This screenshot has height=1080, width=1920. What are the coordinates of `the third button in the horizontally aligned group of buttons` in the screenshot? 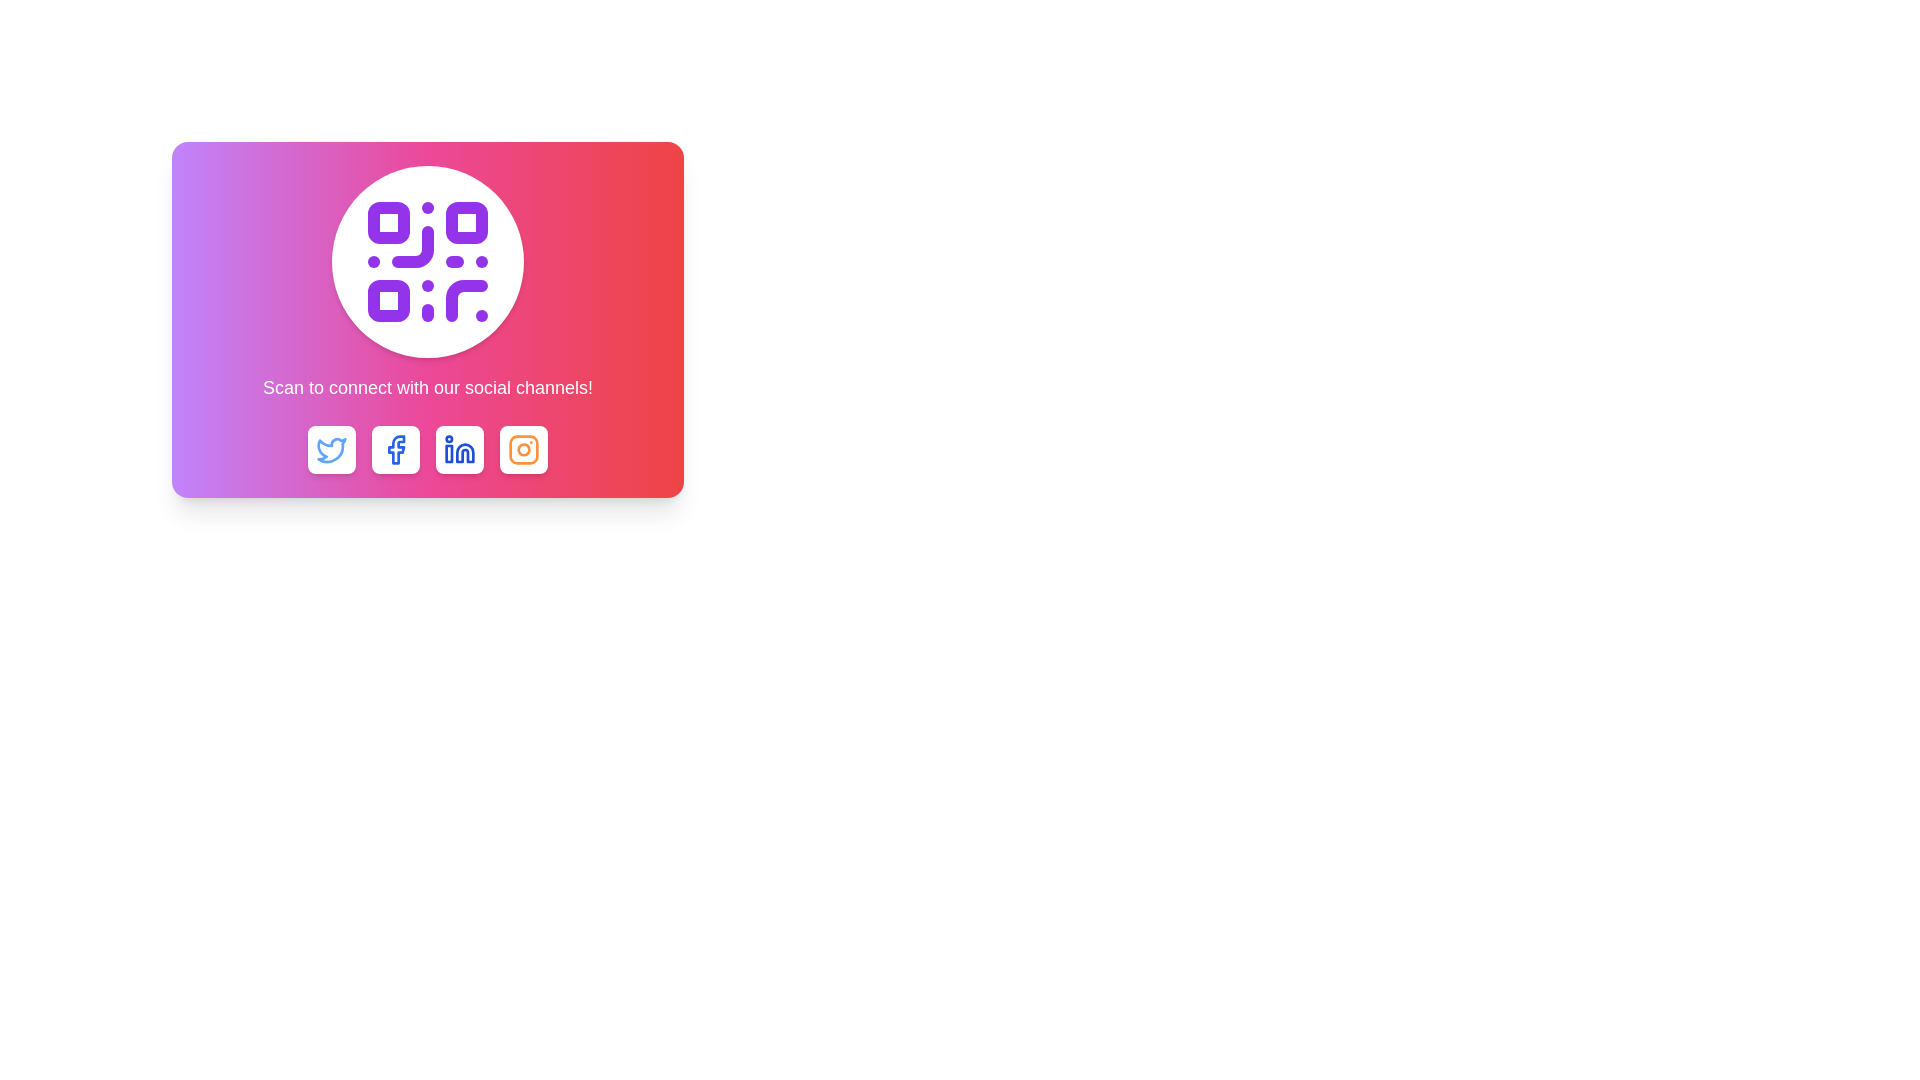 It's located at (426, 450).